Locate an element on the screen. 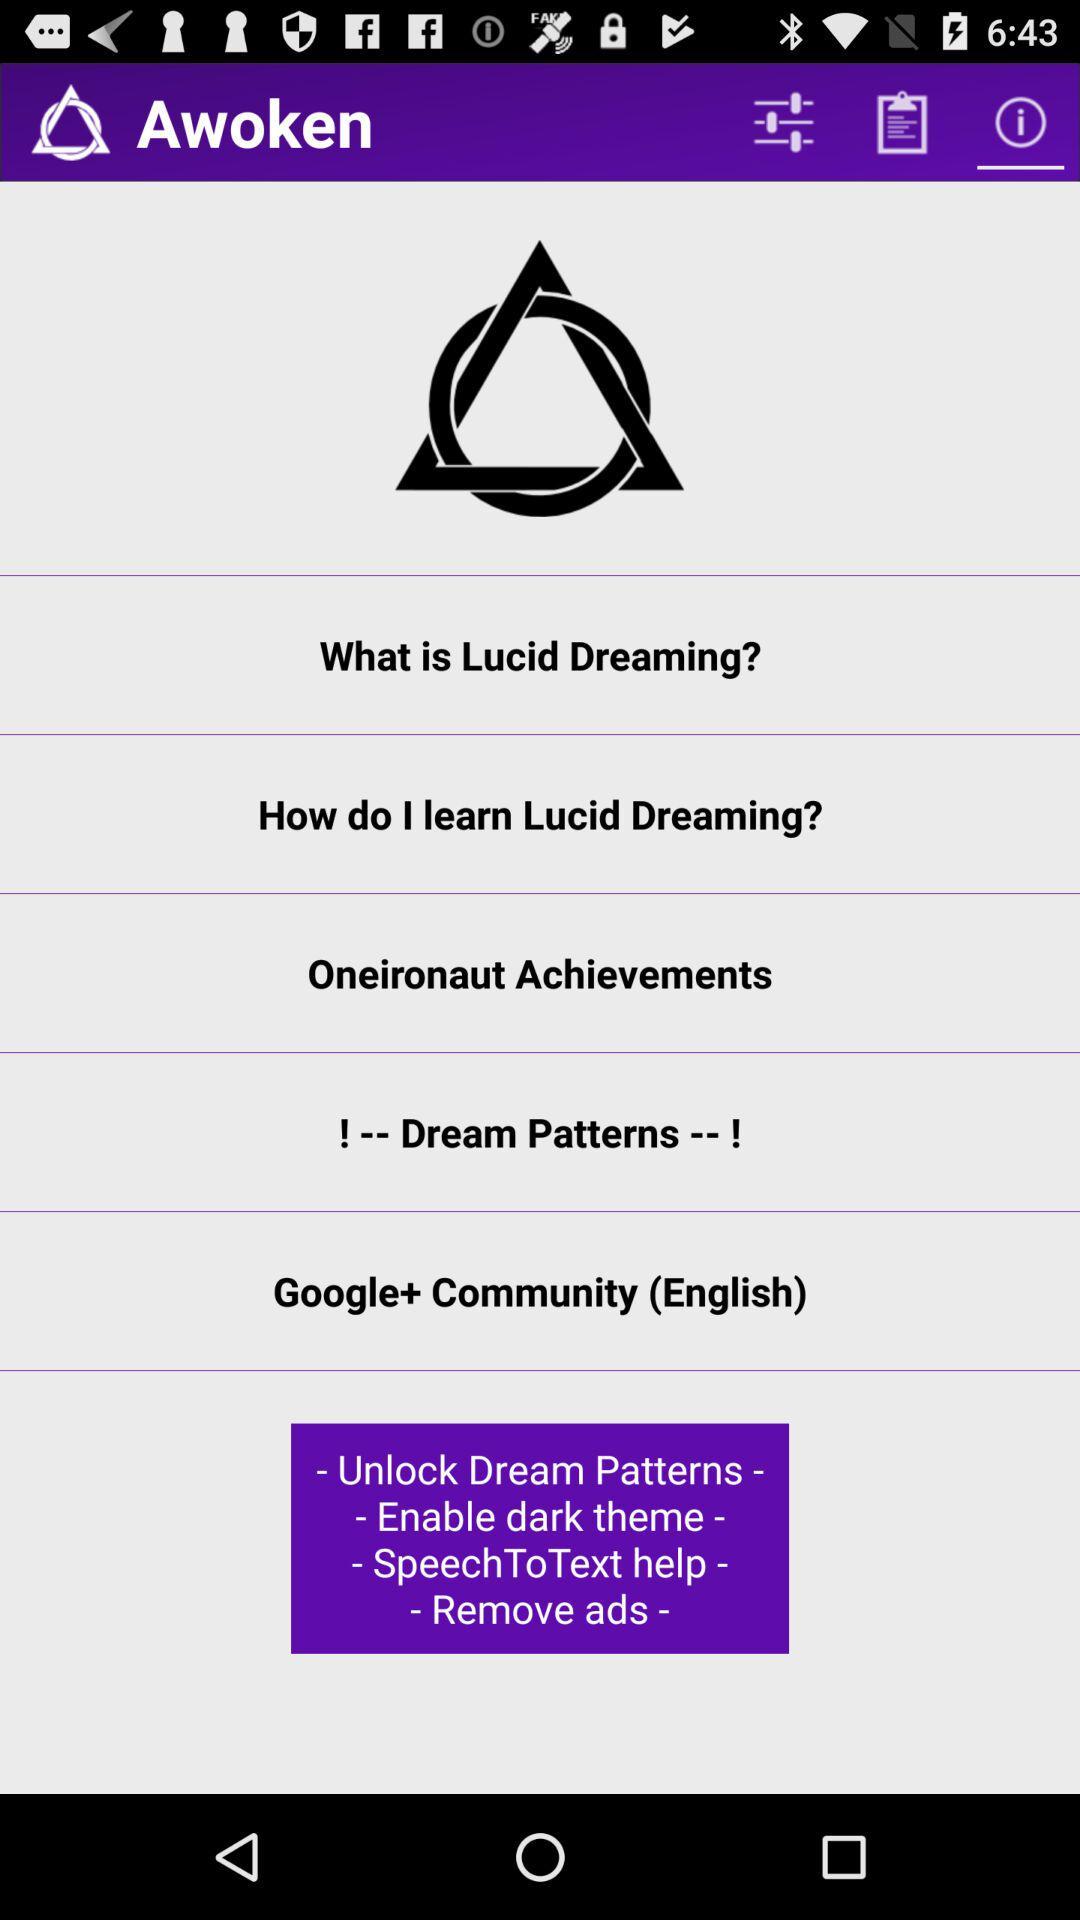 This screenshot has width=1080, height=1920. what is lucid item is located at coordinates (540, 655).